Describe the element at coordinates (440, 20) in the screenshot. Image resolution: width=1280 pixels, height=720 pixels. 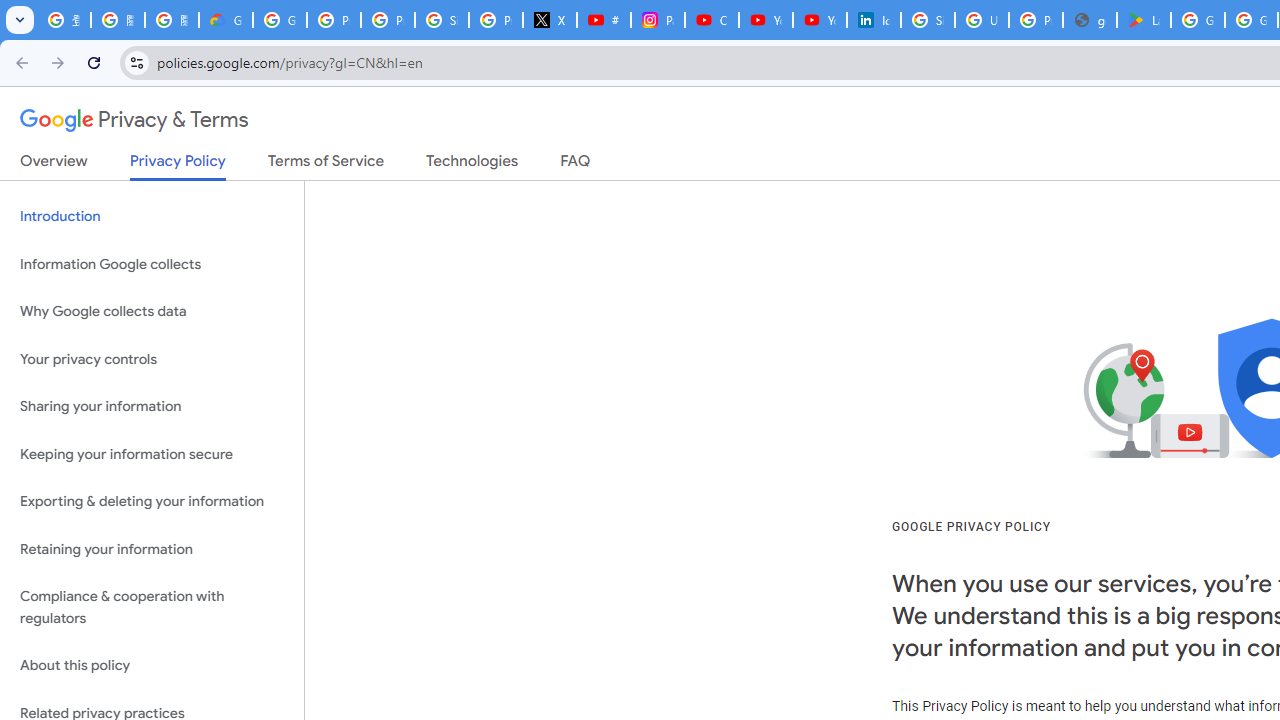
I see `'Sign in - Google Accounts'` at that location.